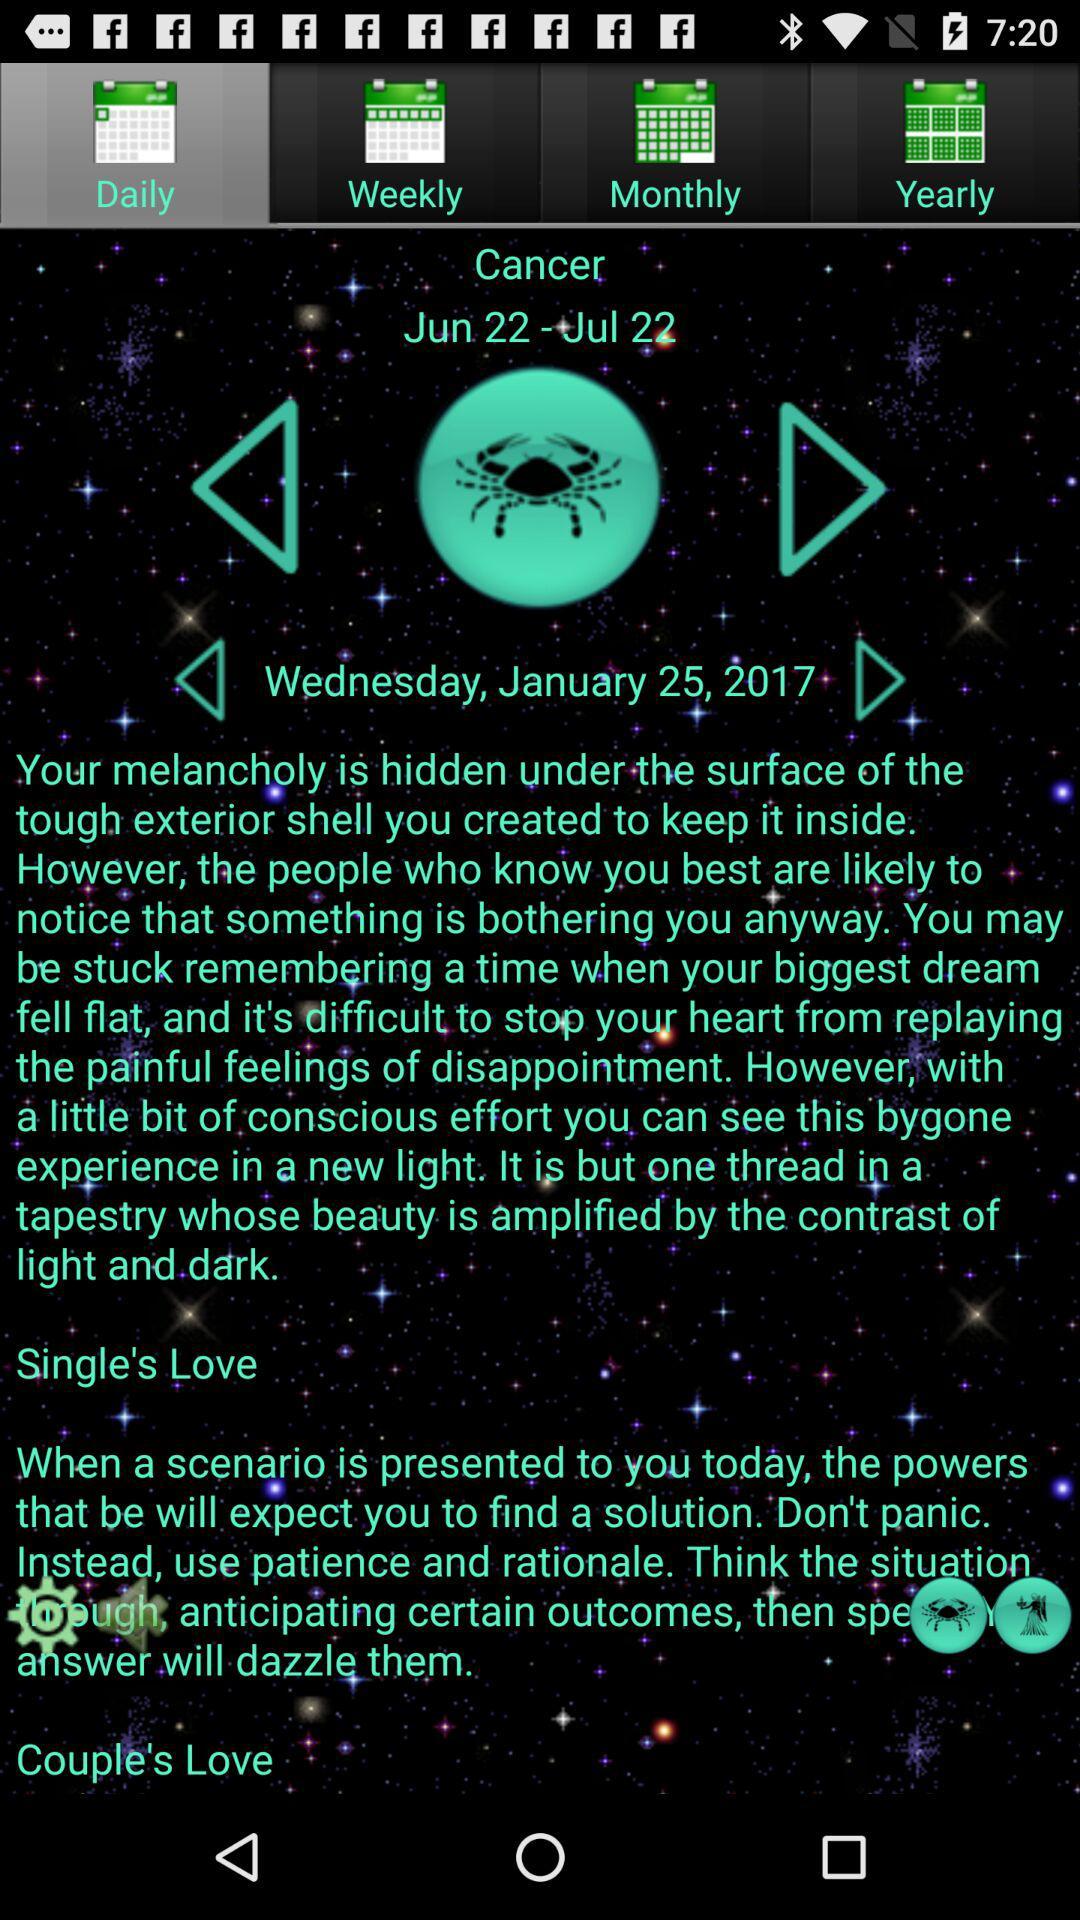  I want to click on go back, so click(246, 487).